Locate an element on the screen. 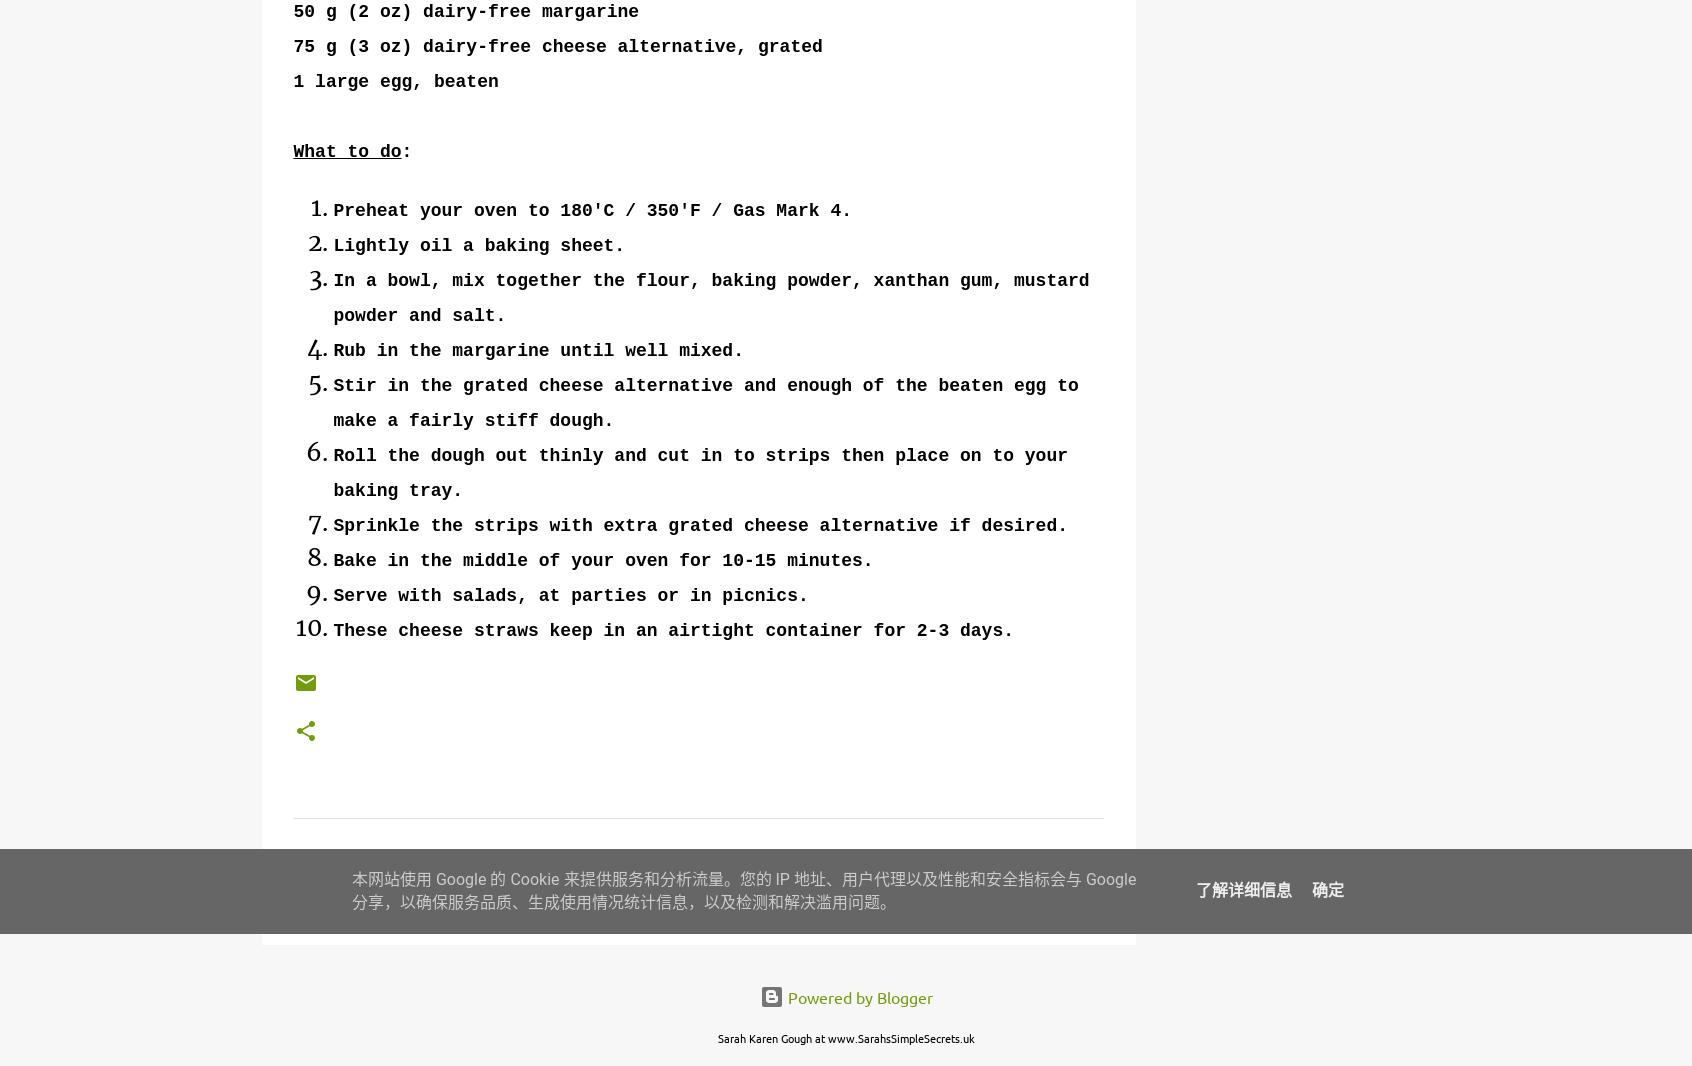  'Sarah Karen Gough at www.SarahsSimpleSecrets.uk' is located at coordinates (845, 1037).